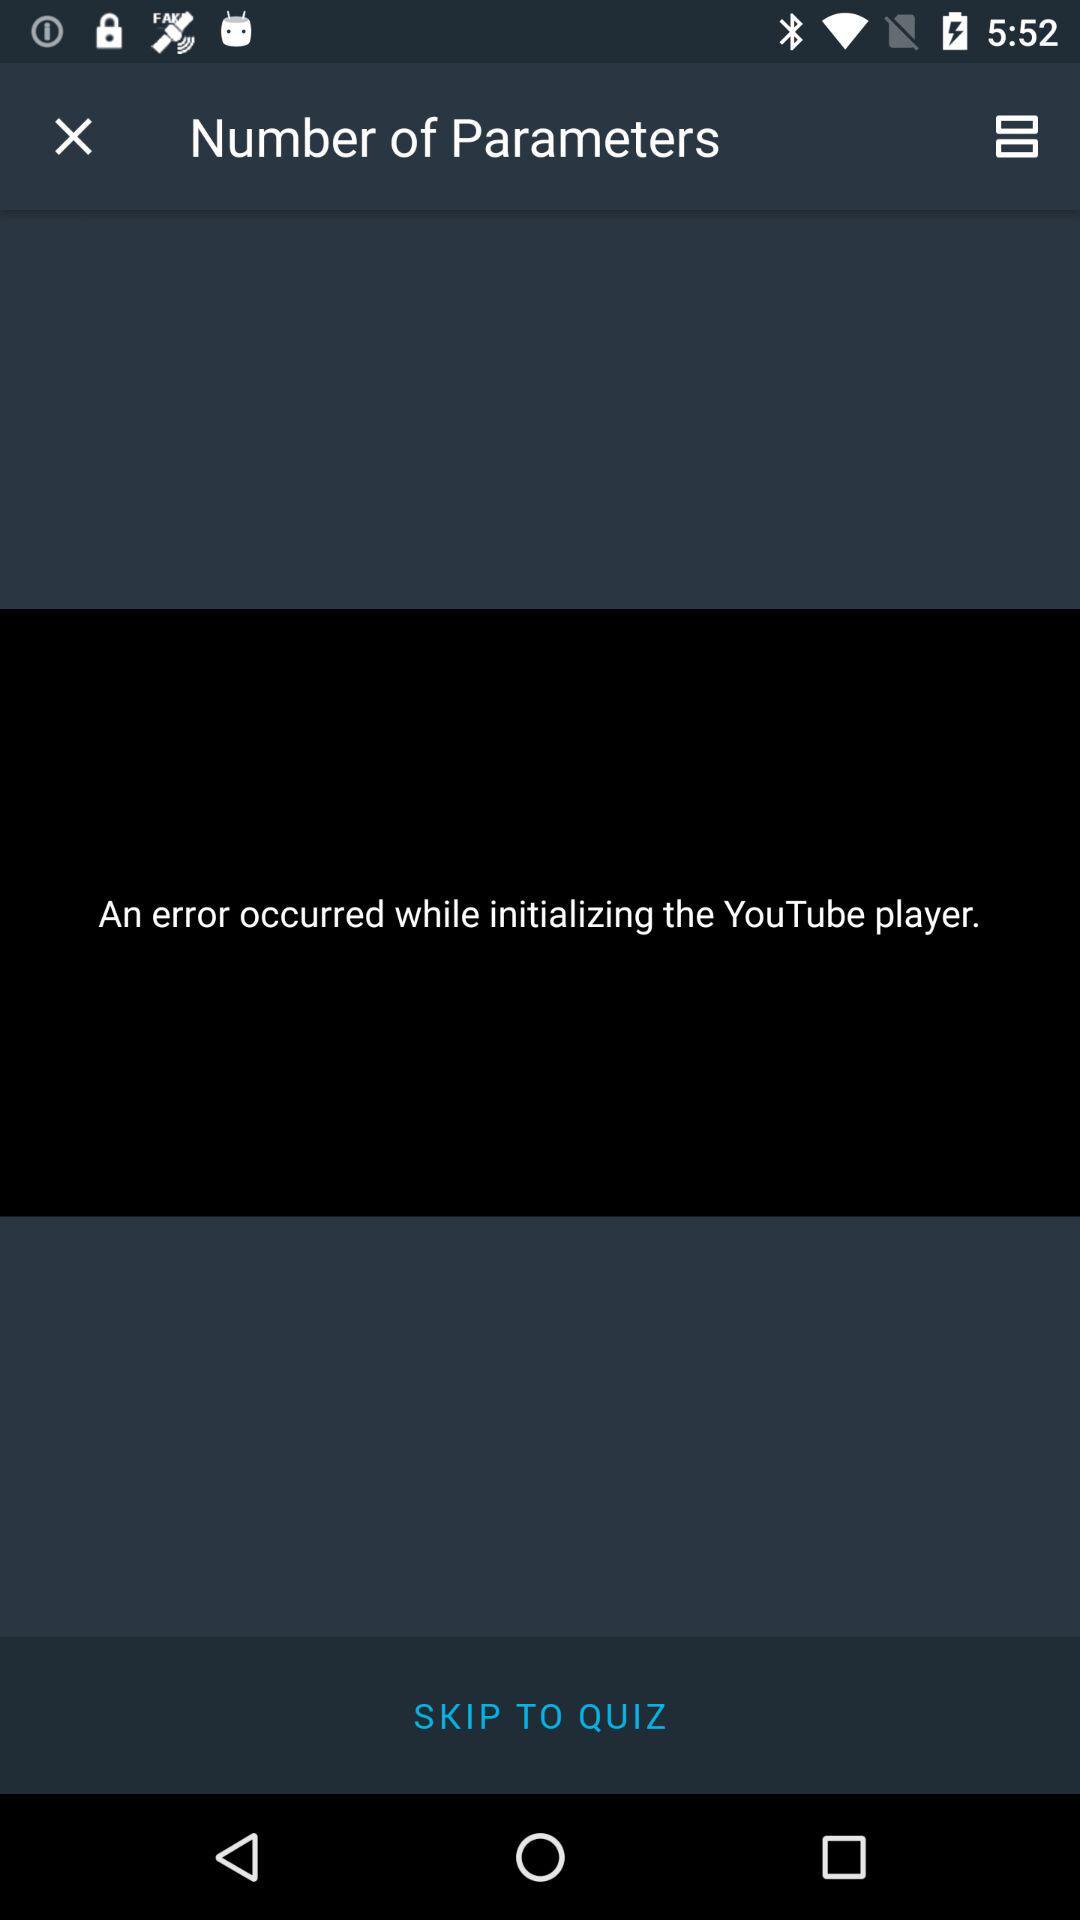 The width and height of the screenshot is (1080, 1920). Describe the element at coordinates (1017, 135) in the screenshot. I see `item above the an error occurred app` at that location.